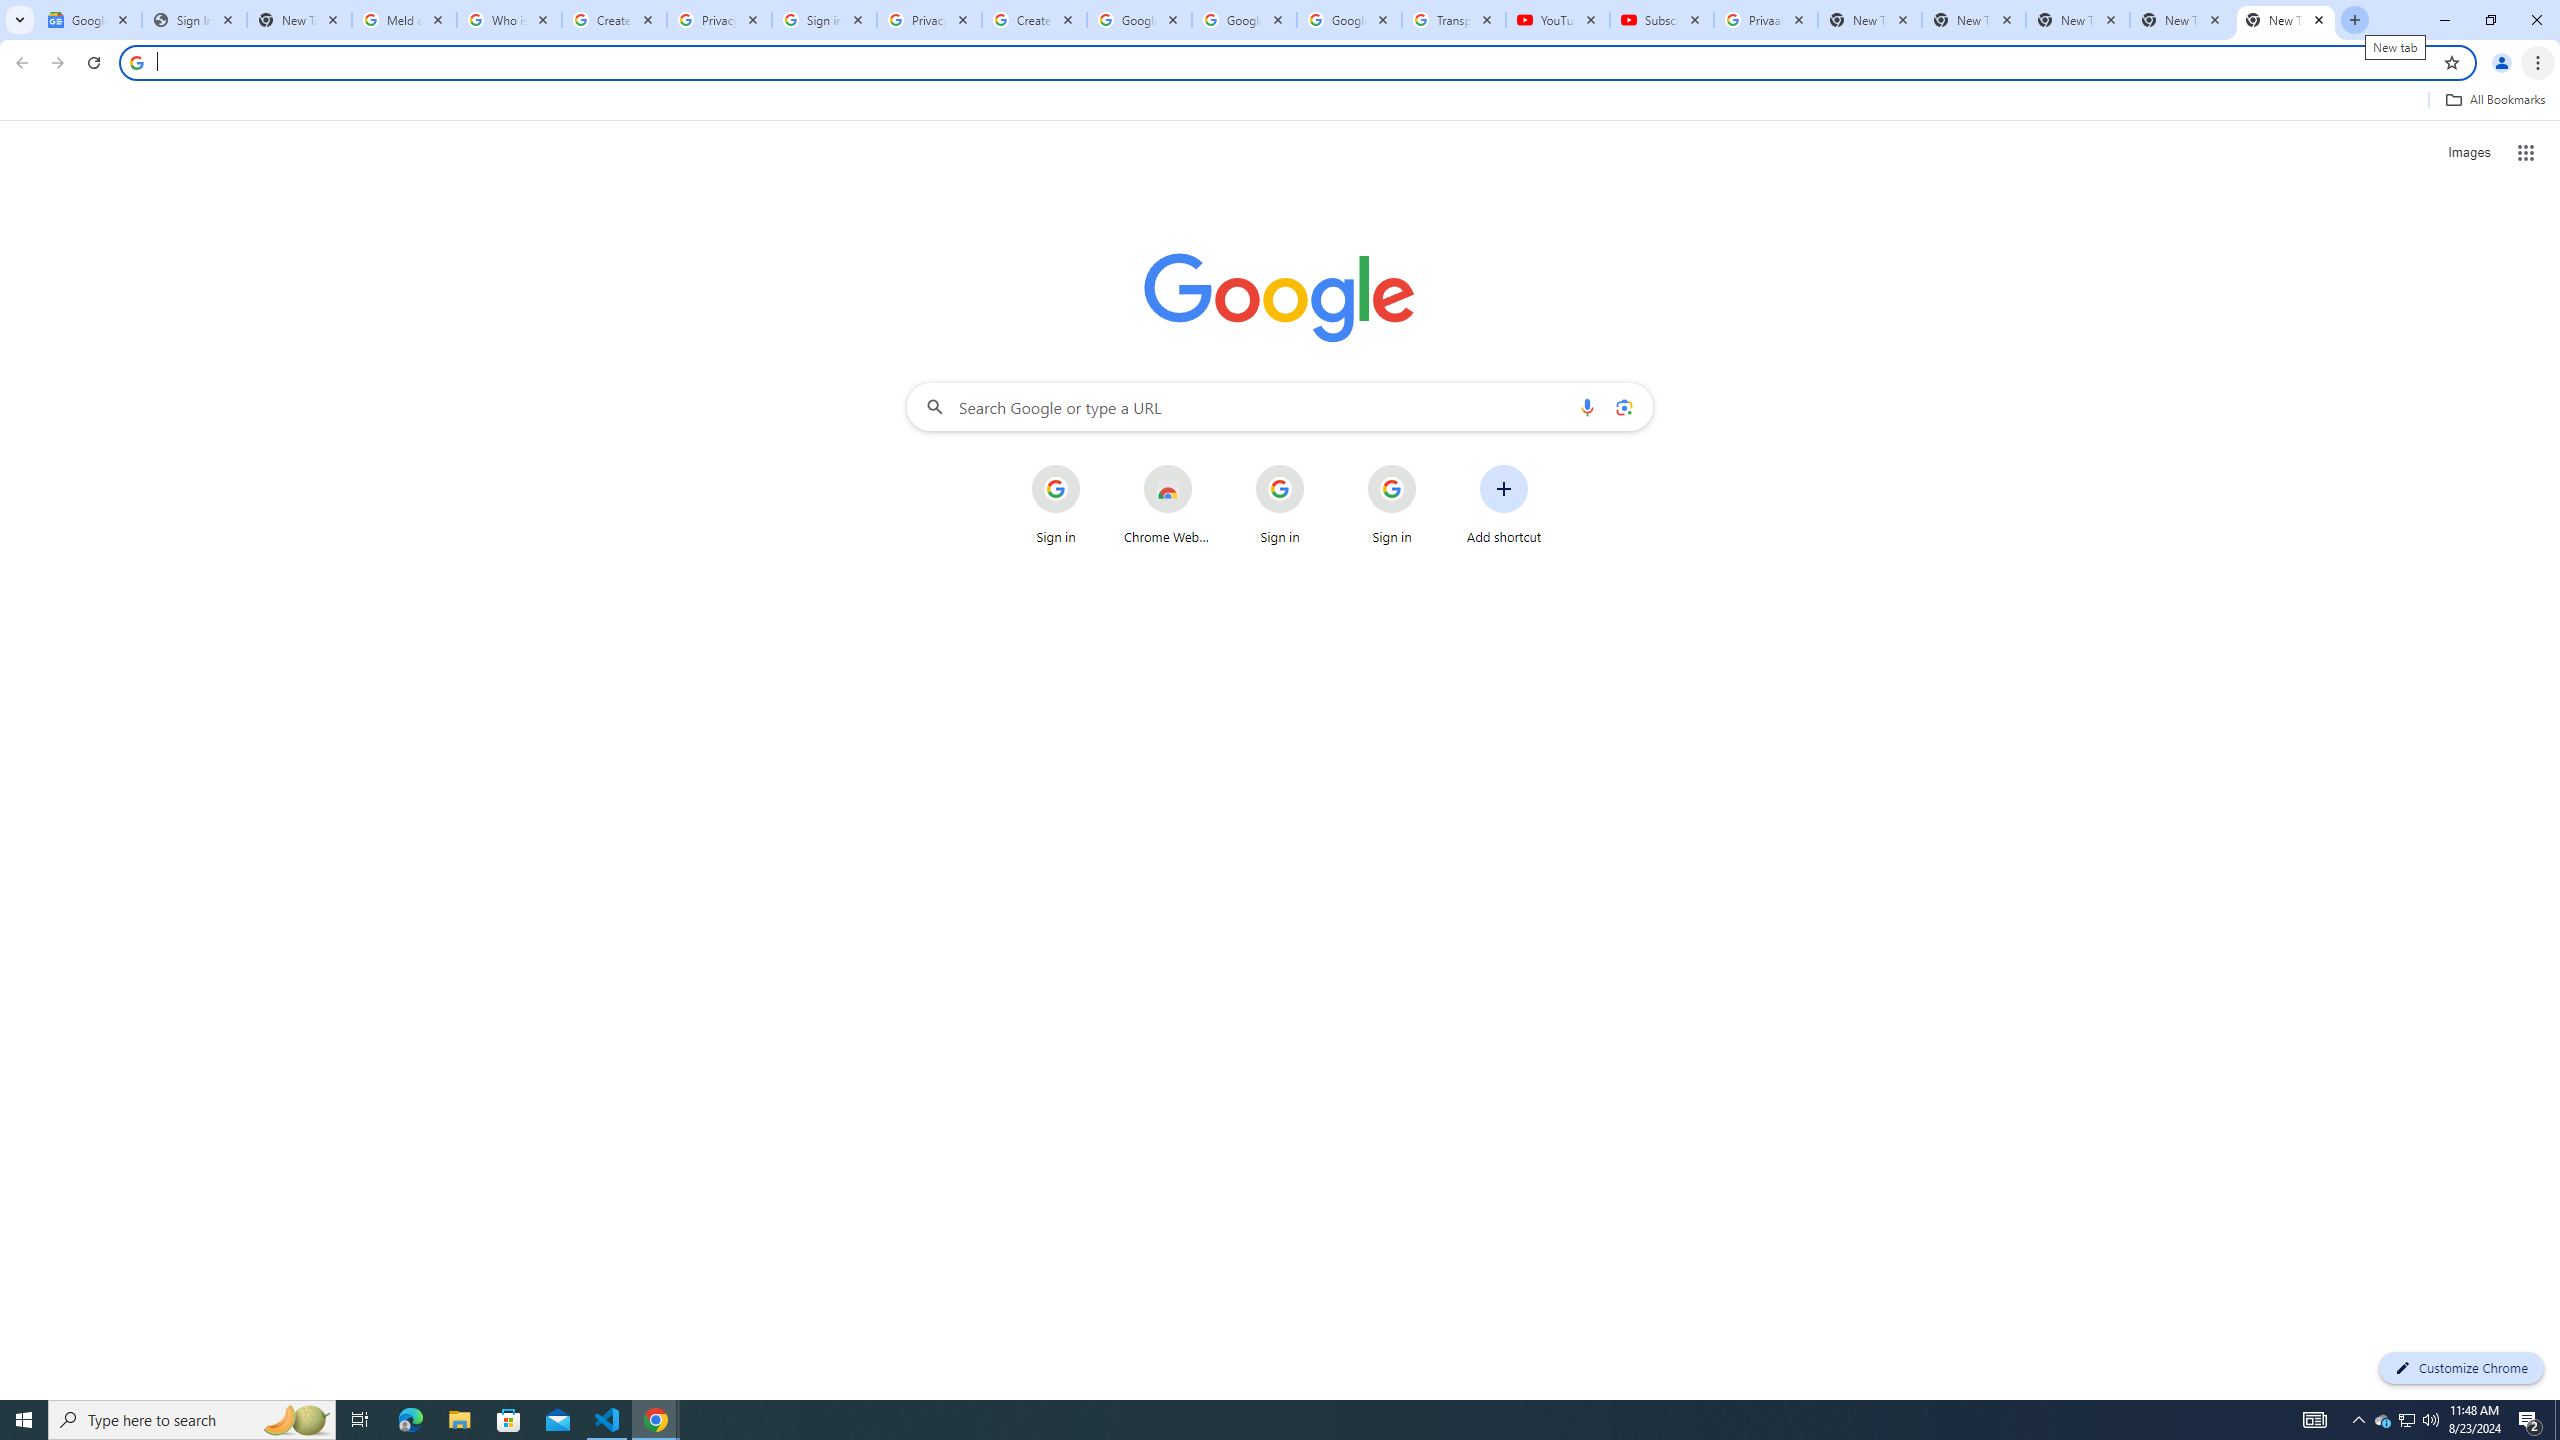 The height and width of the screenshot is (1440, 2560). Describe the element at coordinates (509, 19) in the screenshot. I see `'Who is my administrator? - Google Account Help'` at that location.